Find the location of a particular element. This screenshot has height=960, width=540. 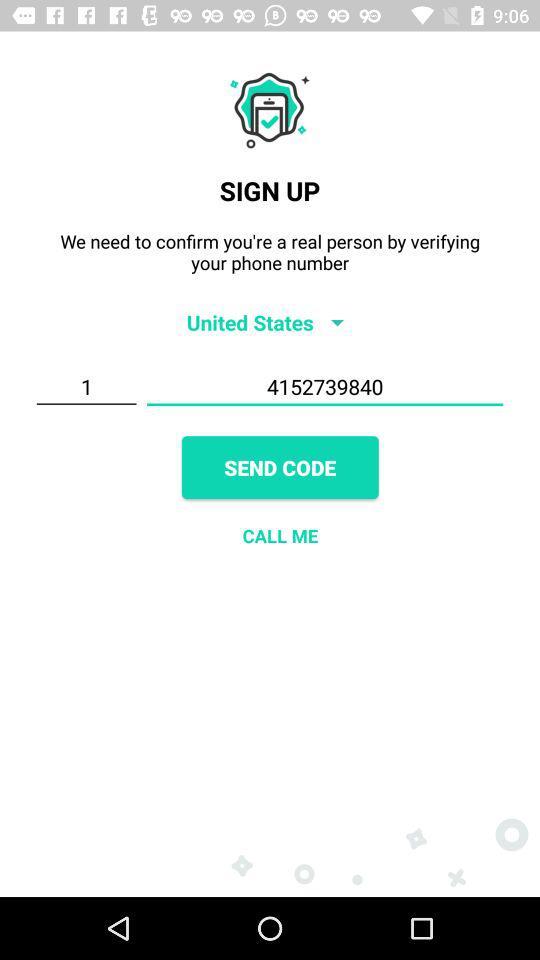

item below the we need to is located at coordinates (270, 322).